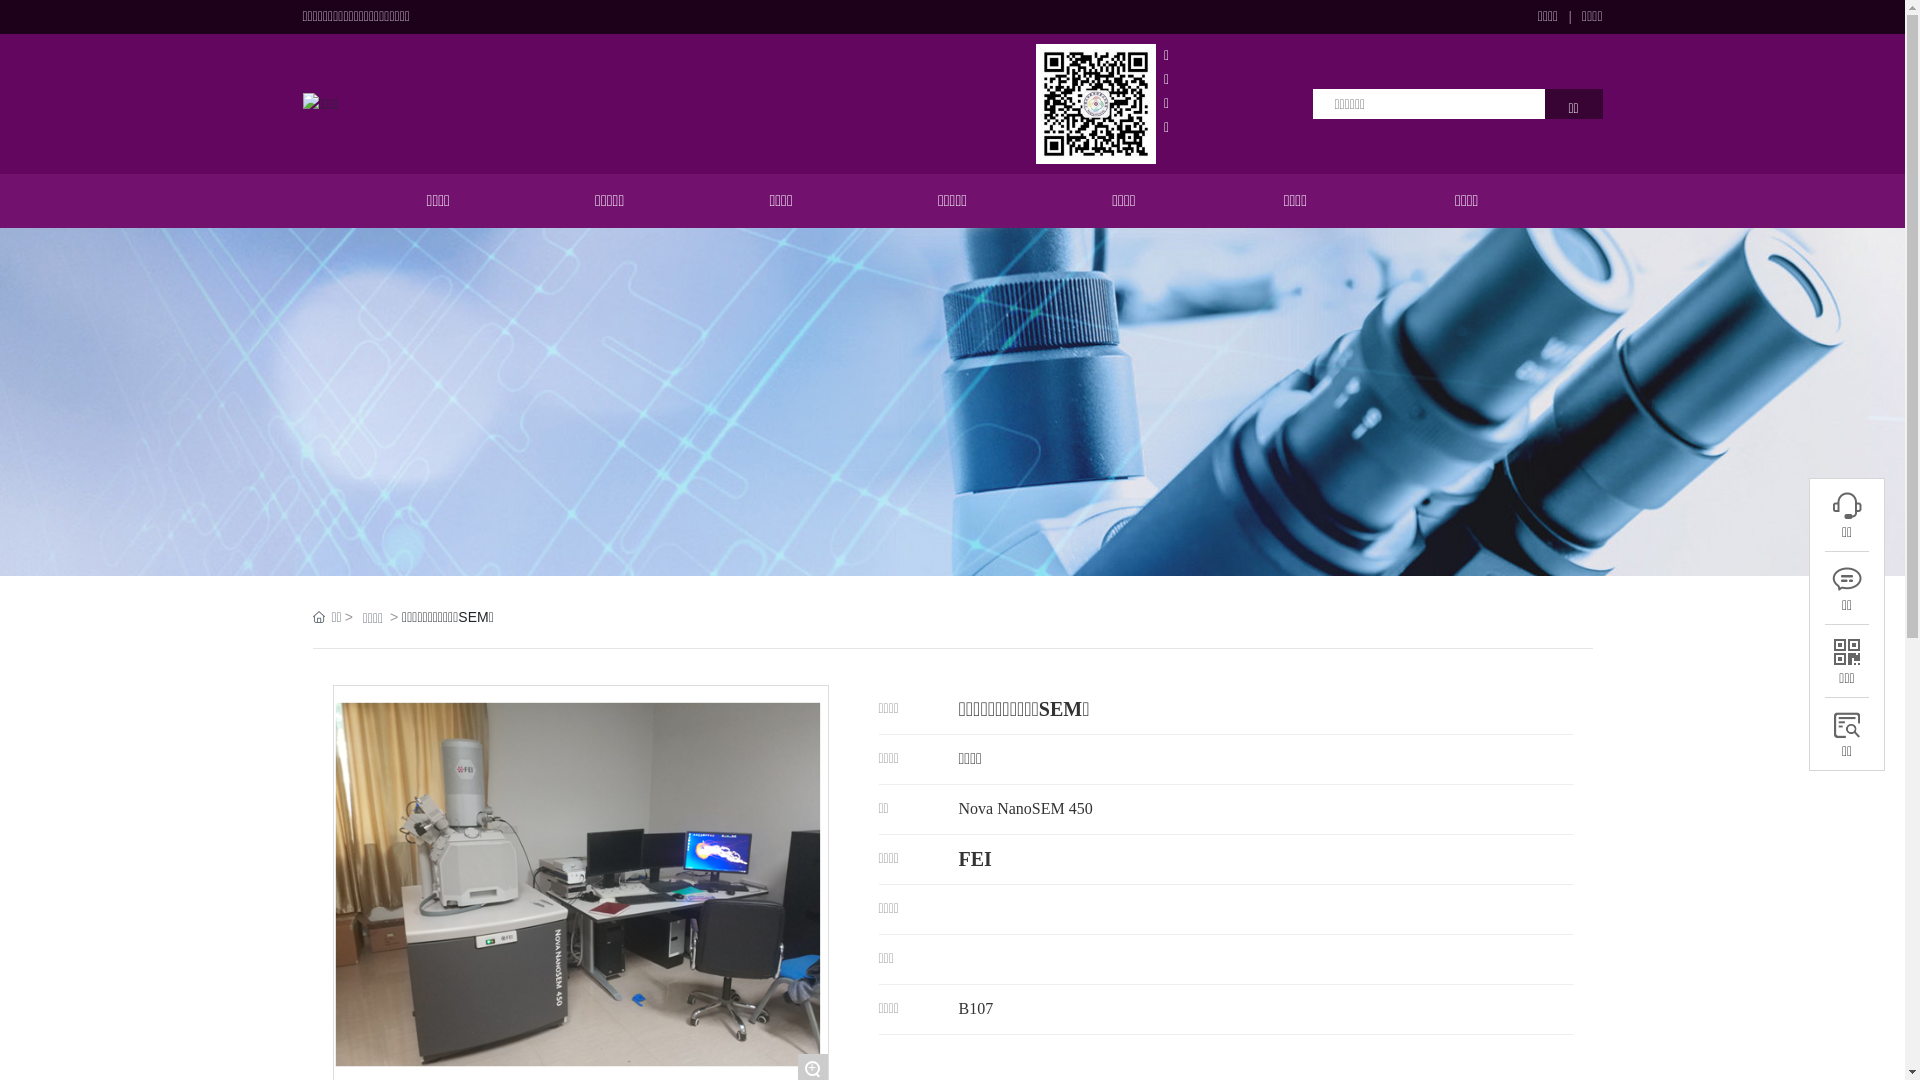 This screenshot has height=1080, width=1920. Describe the element at coordinates (1846, 651) in the screenshot. I see `'112'` at that location.